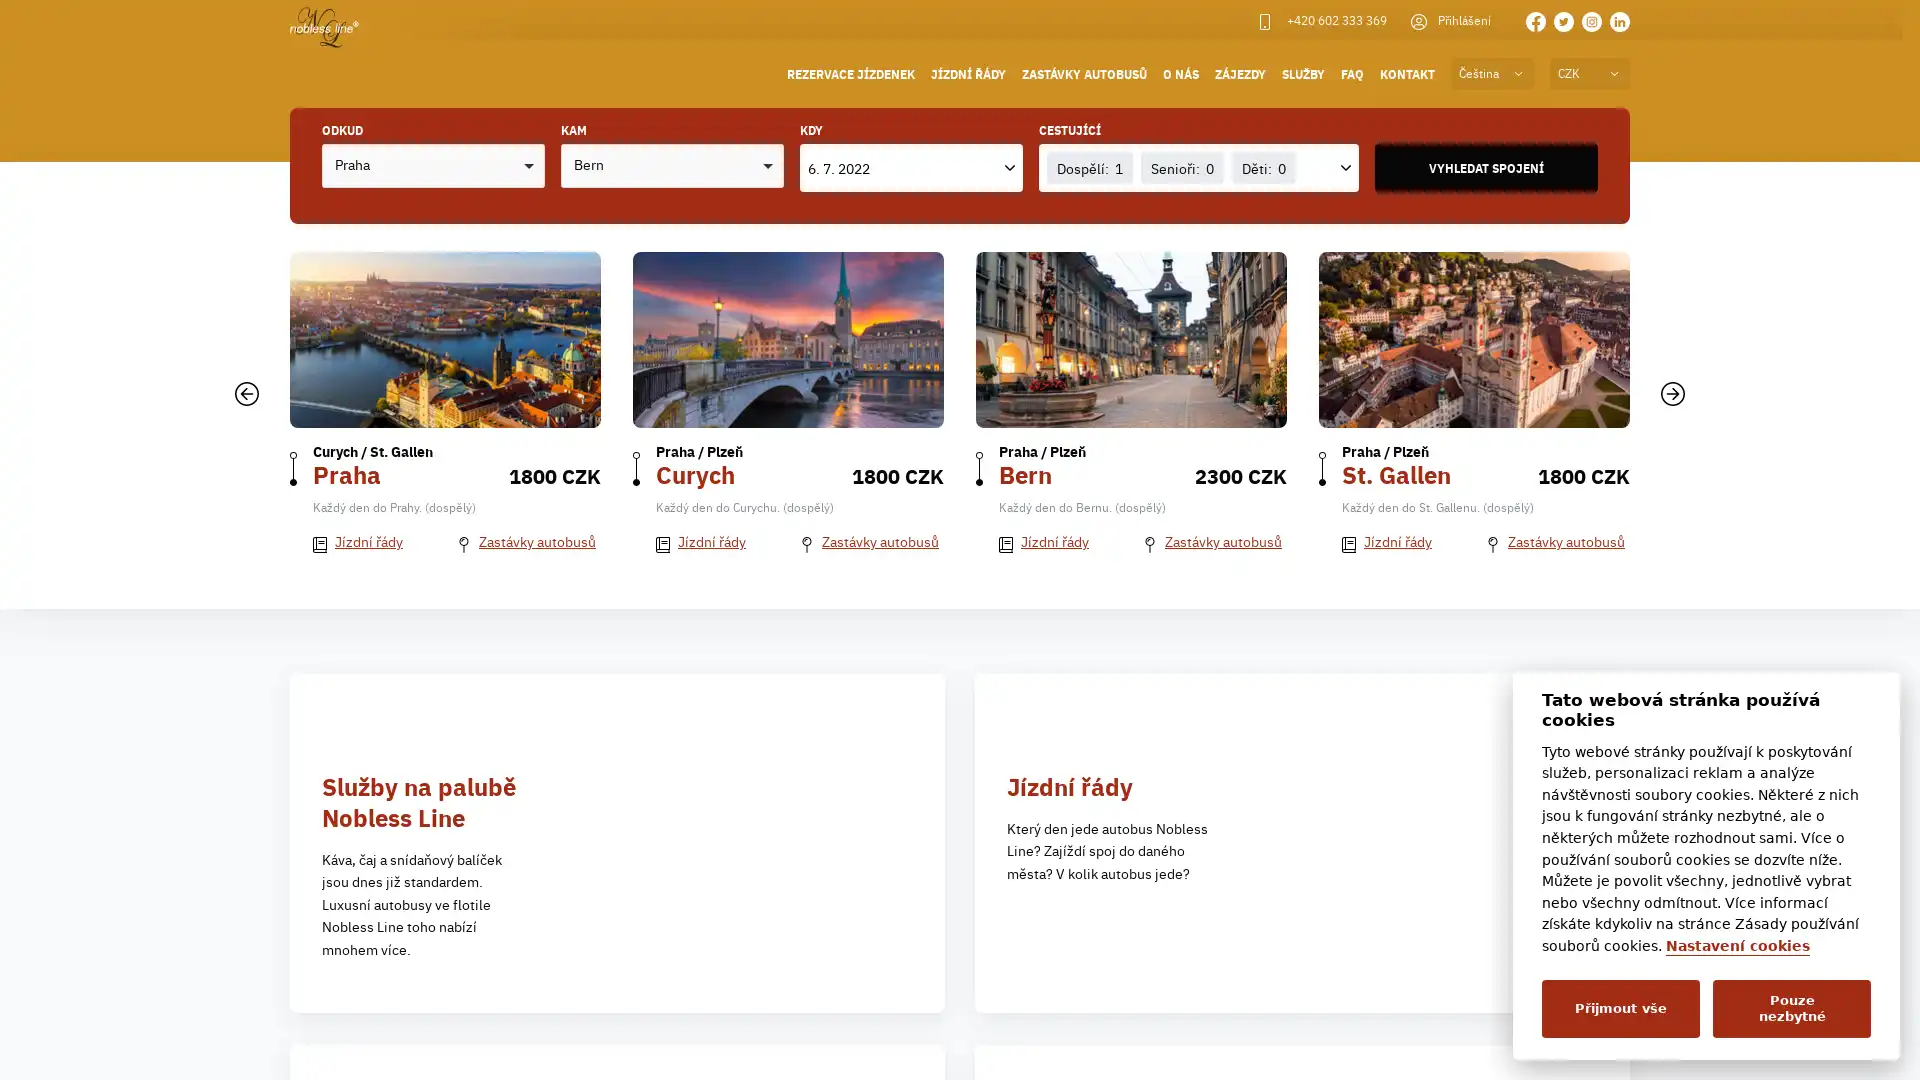 The width and height of the screenshot is (1920, 1080). What do you see at coordinates (1485, 167) in the screenshot?
I see `VYHLEDAT SPOJENI` at bounding box center [1485, 167].